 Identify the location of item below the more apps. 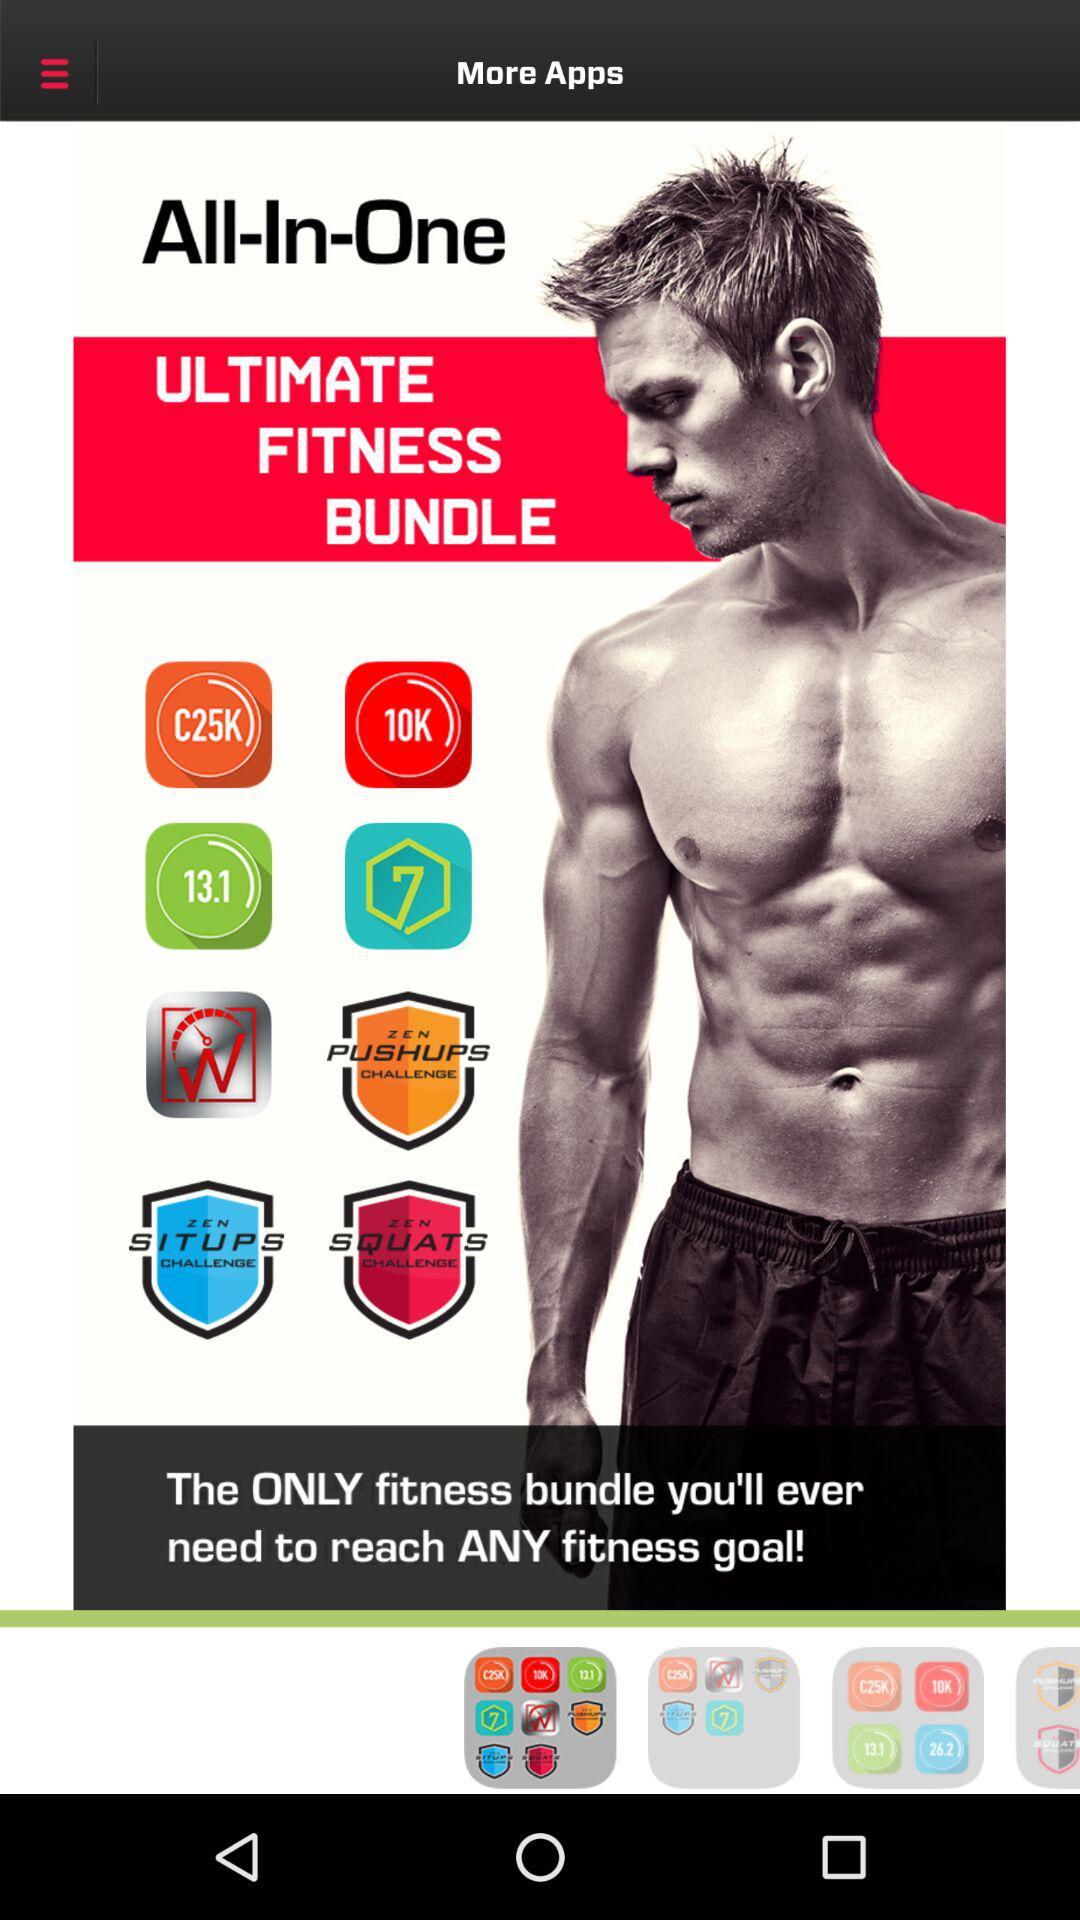
(407, 723).